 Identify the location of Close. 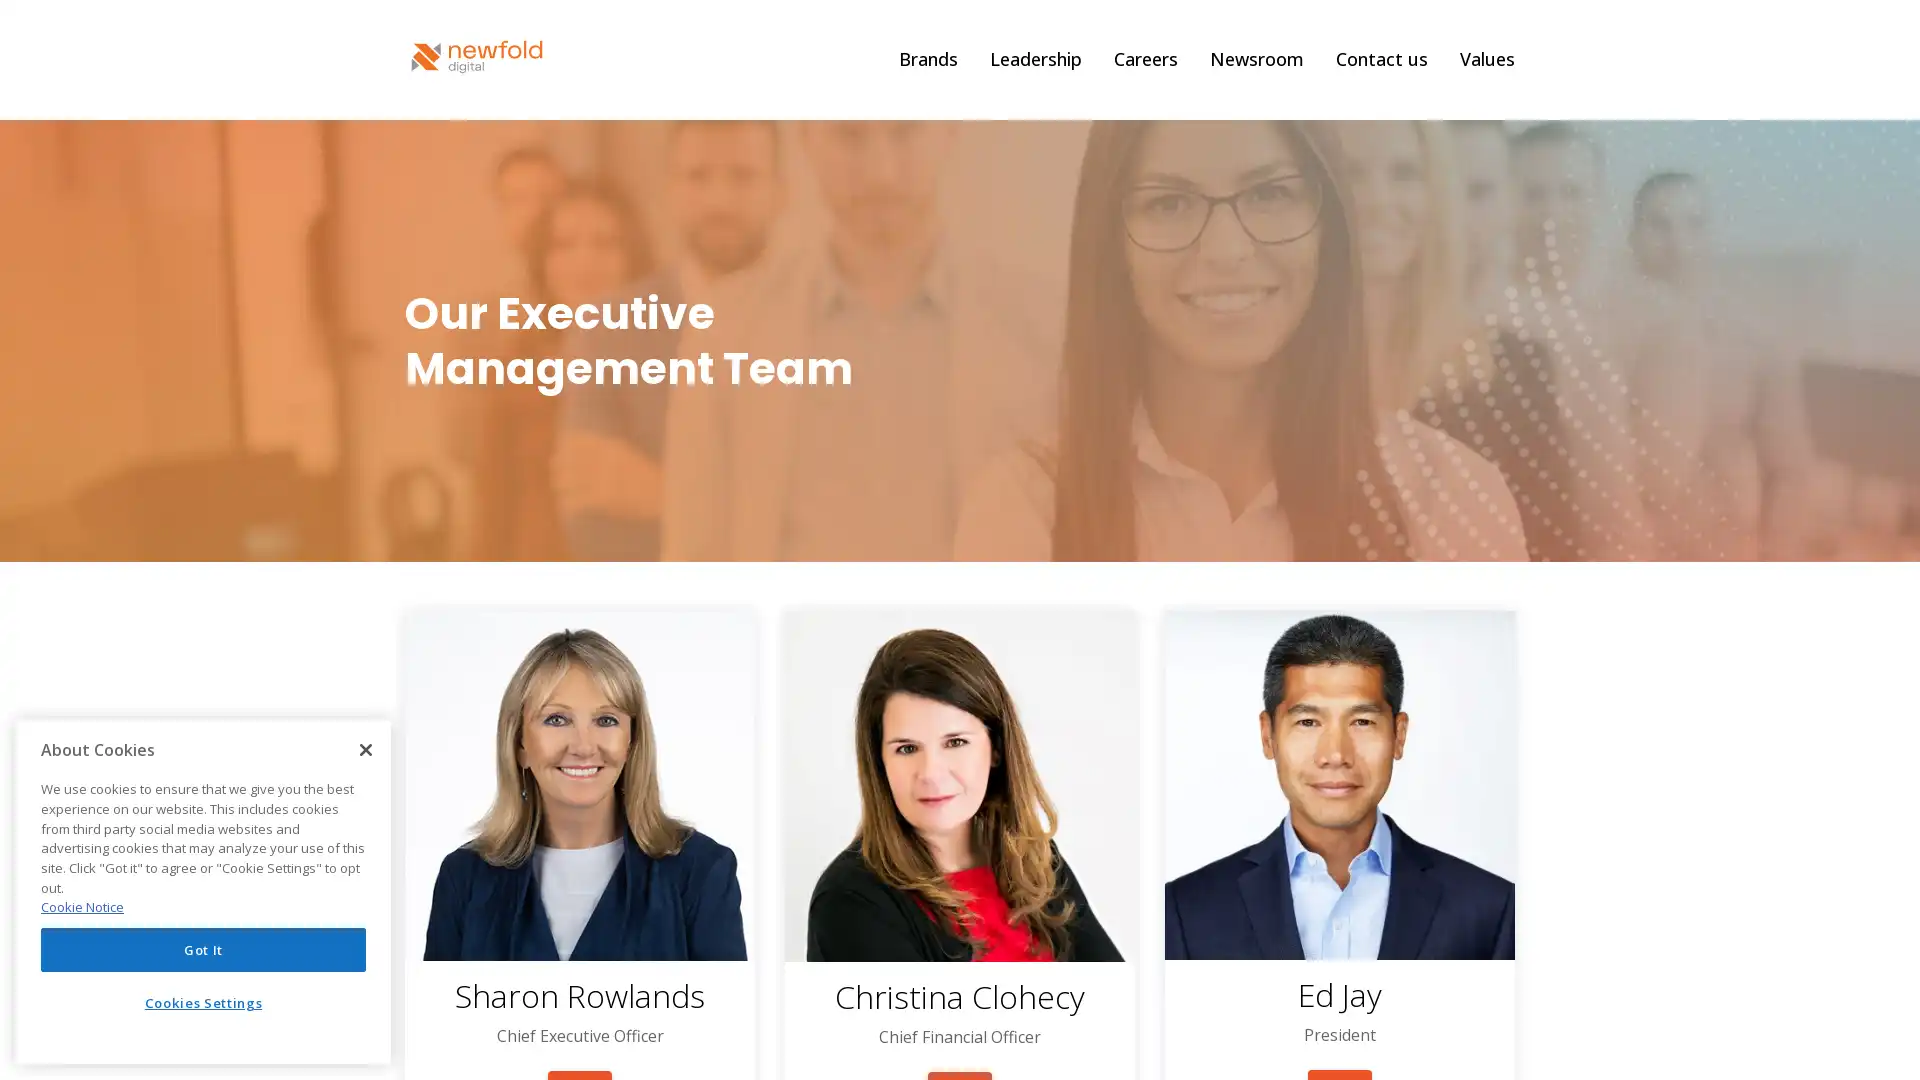
(365, 749).